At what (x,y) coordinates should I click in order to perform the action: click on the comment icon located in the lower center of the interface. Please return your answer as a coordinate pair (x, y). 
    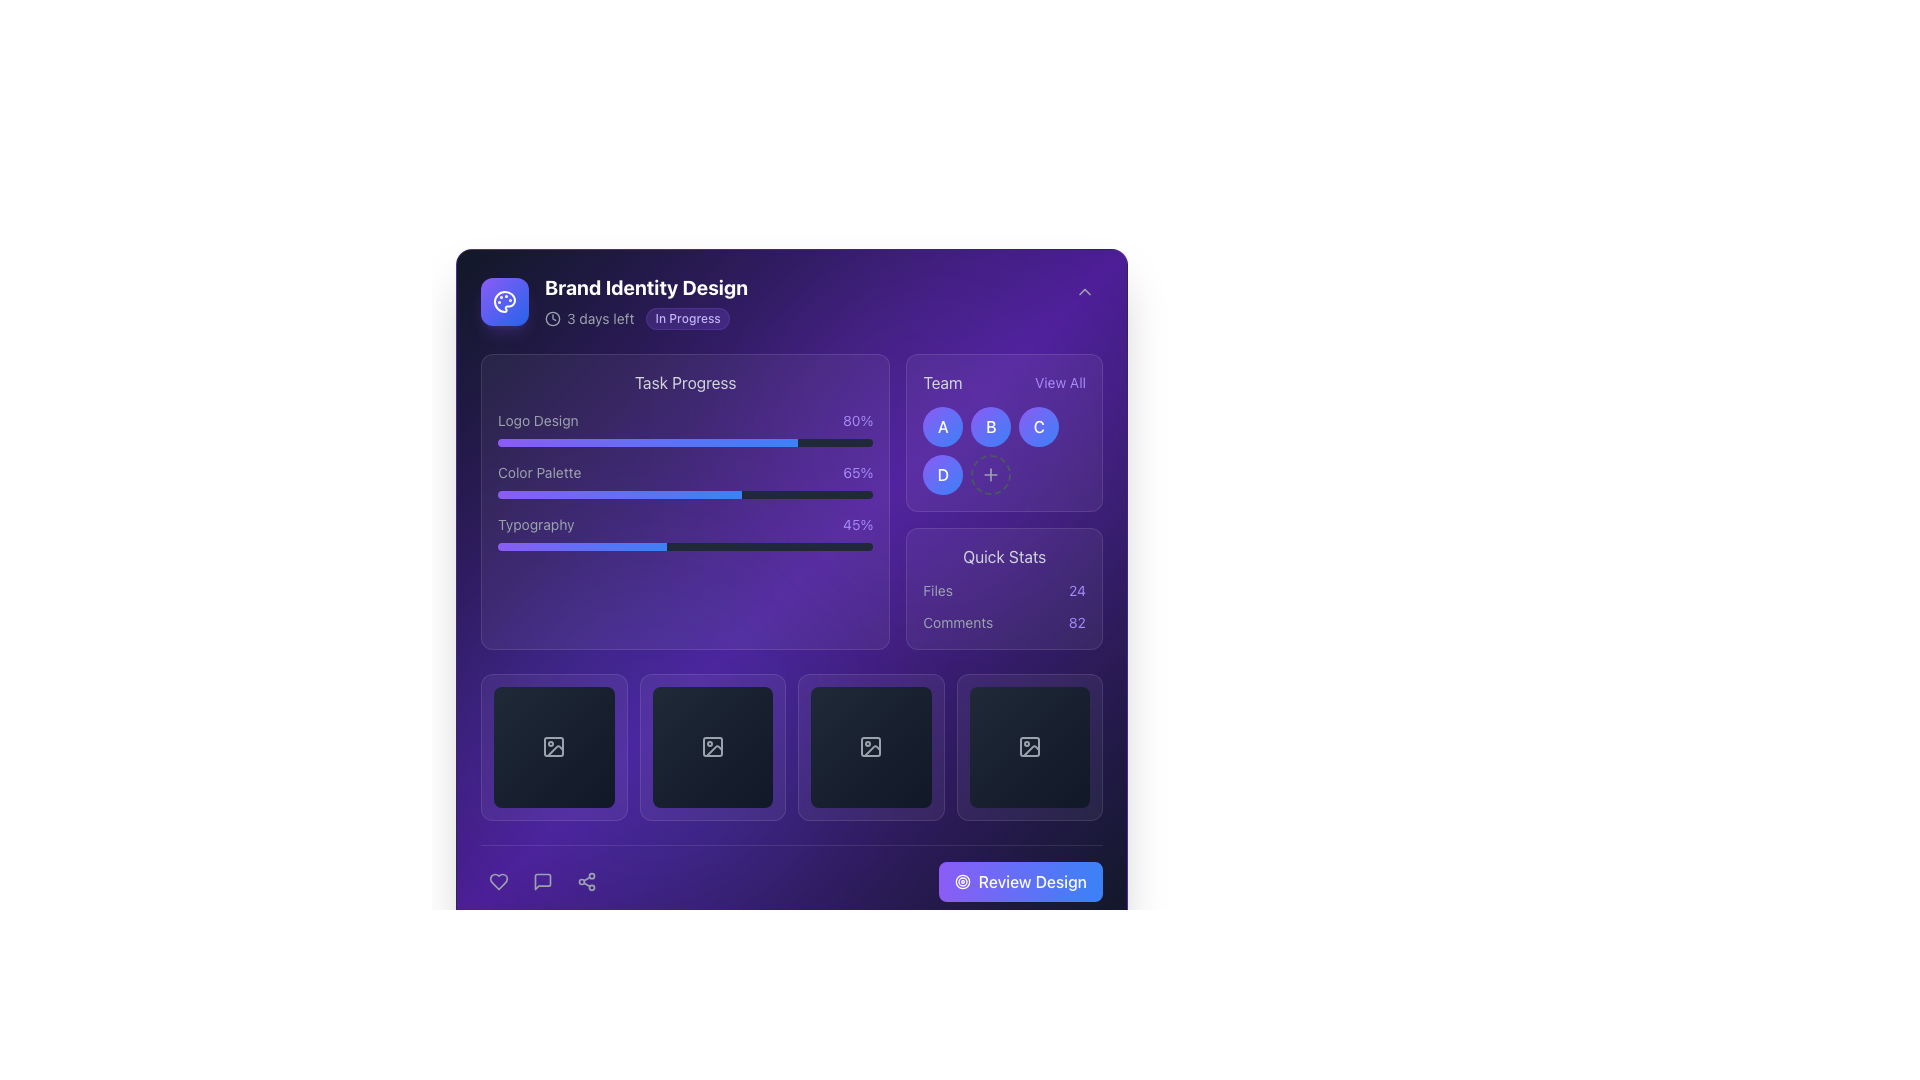
    Looking at the image, I should click on (542, 879).